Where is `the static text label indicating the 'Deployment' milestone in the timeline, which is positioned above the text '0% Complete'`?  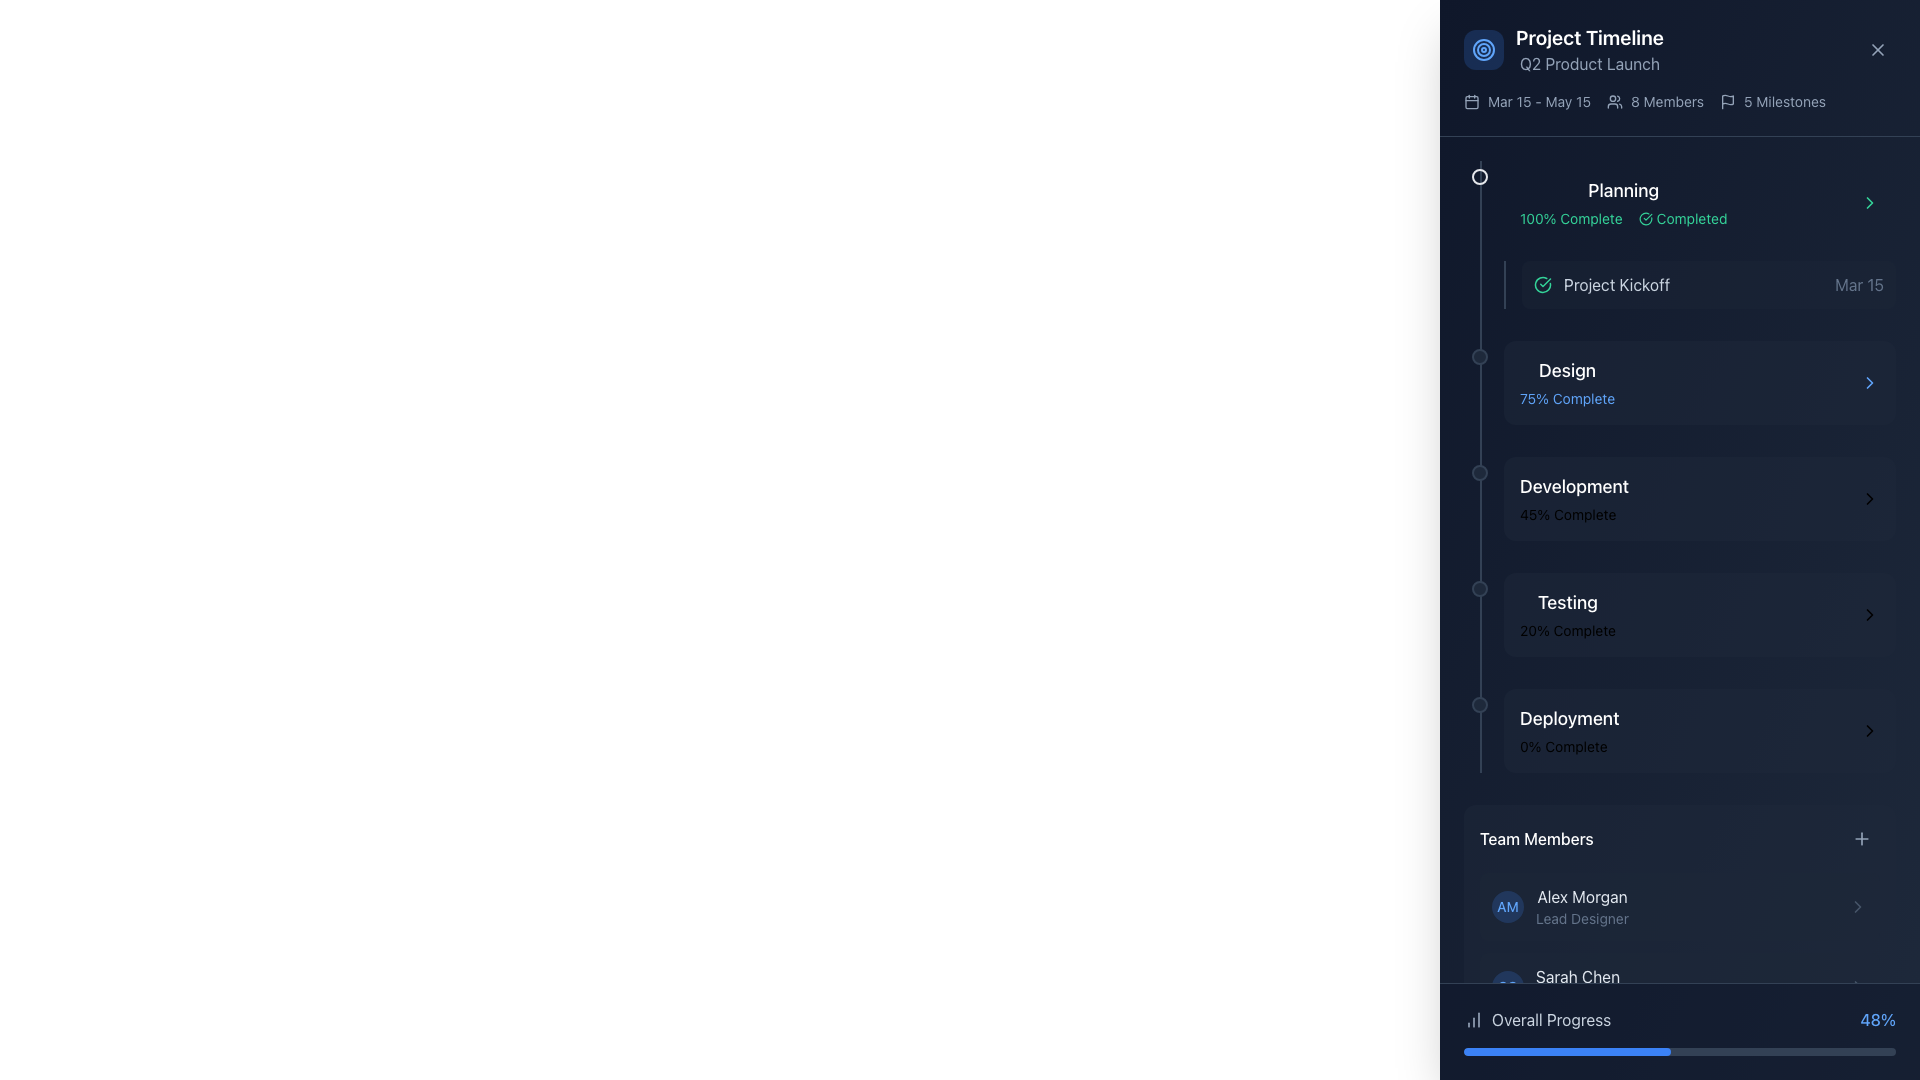 the static text label indicating the 'Deployment' milestone in the timeline, which is positioned above the text '0% Complete' is located at coordinates (1568, 717).